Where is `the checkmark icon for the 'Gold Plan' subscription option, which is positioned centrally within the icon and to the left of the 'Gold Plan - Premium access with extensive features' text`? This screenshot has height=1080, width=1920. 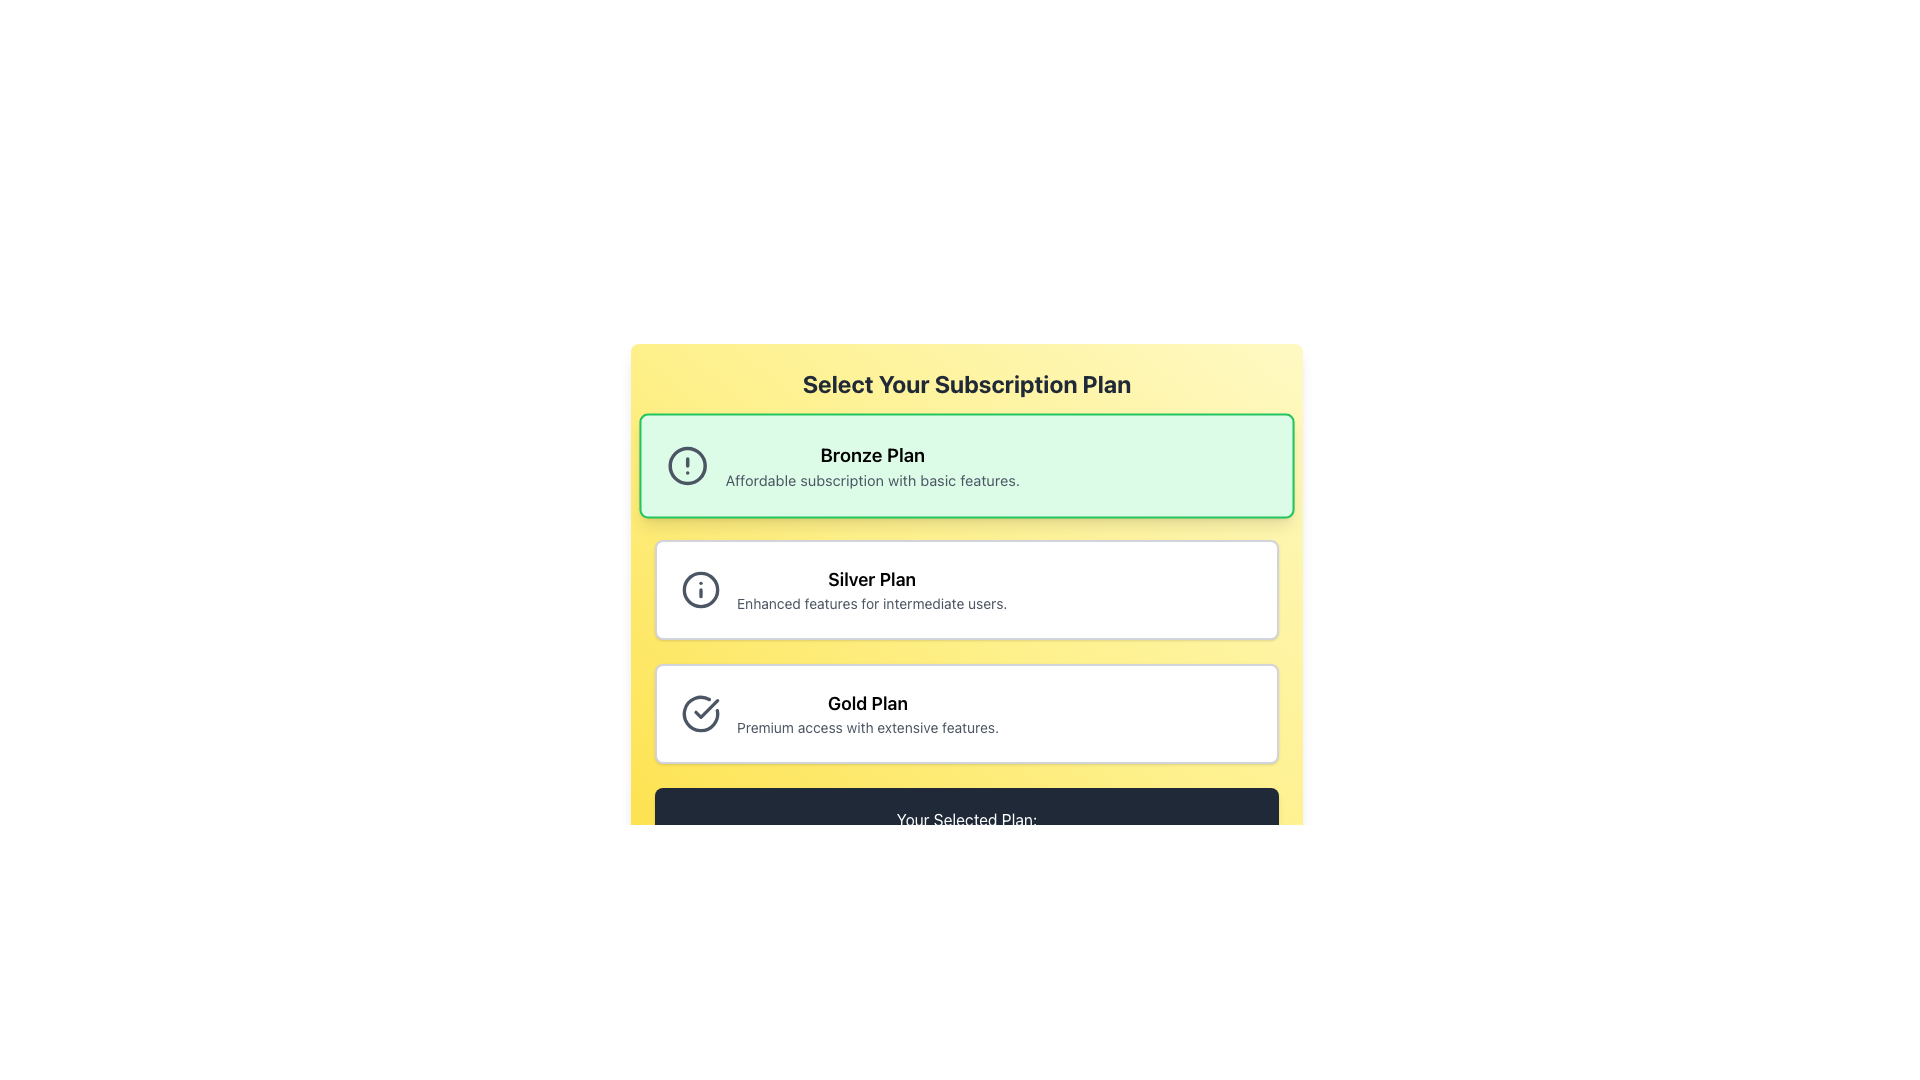 the checkmark icon for the 'Gold Plan' subscription option, which is positioned centrally within the icon and to the left of the 'Gold Plan - Premium access with extensive features' text is located at coordinates (706, 708).